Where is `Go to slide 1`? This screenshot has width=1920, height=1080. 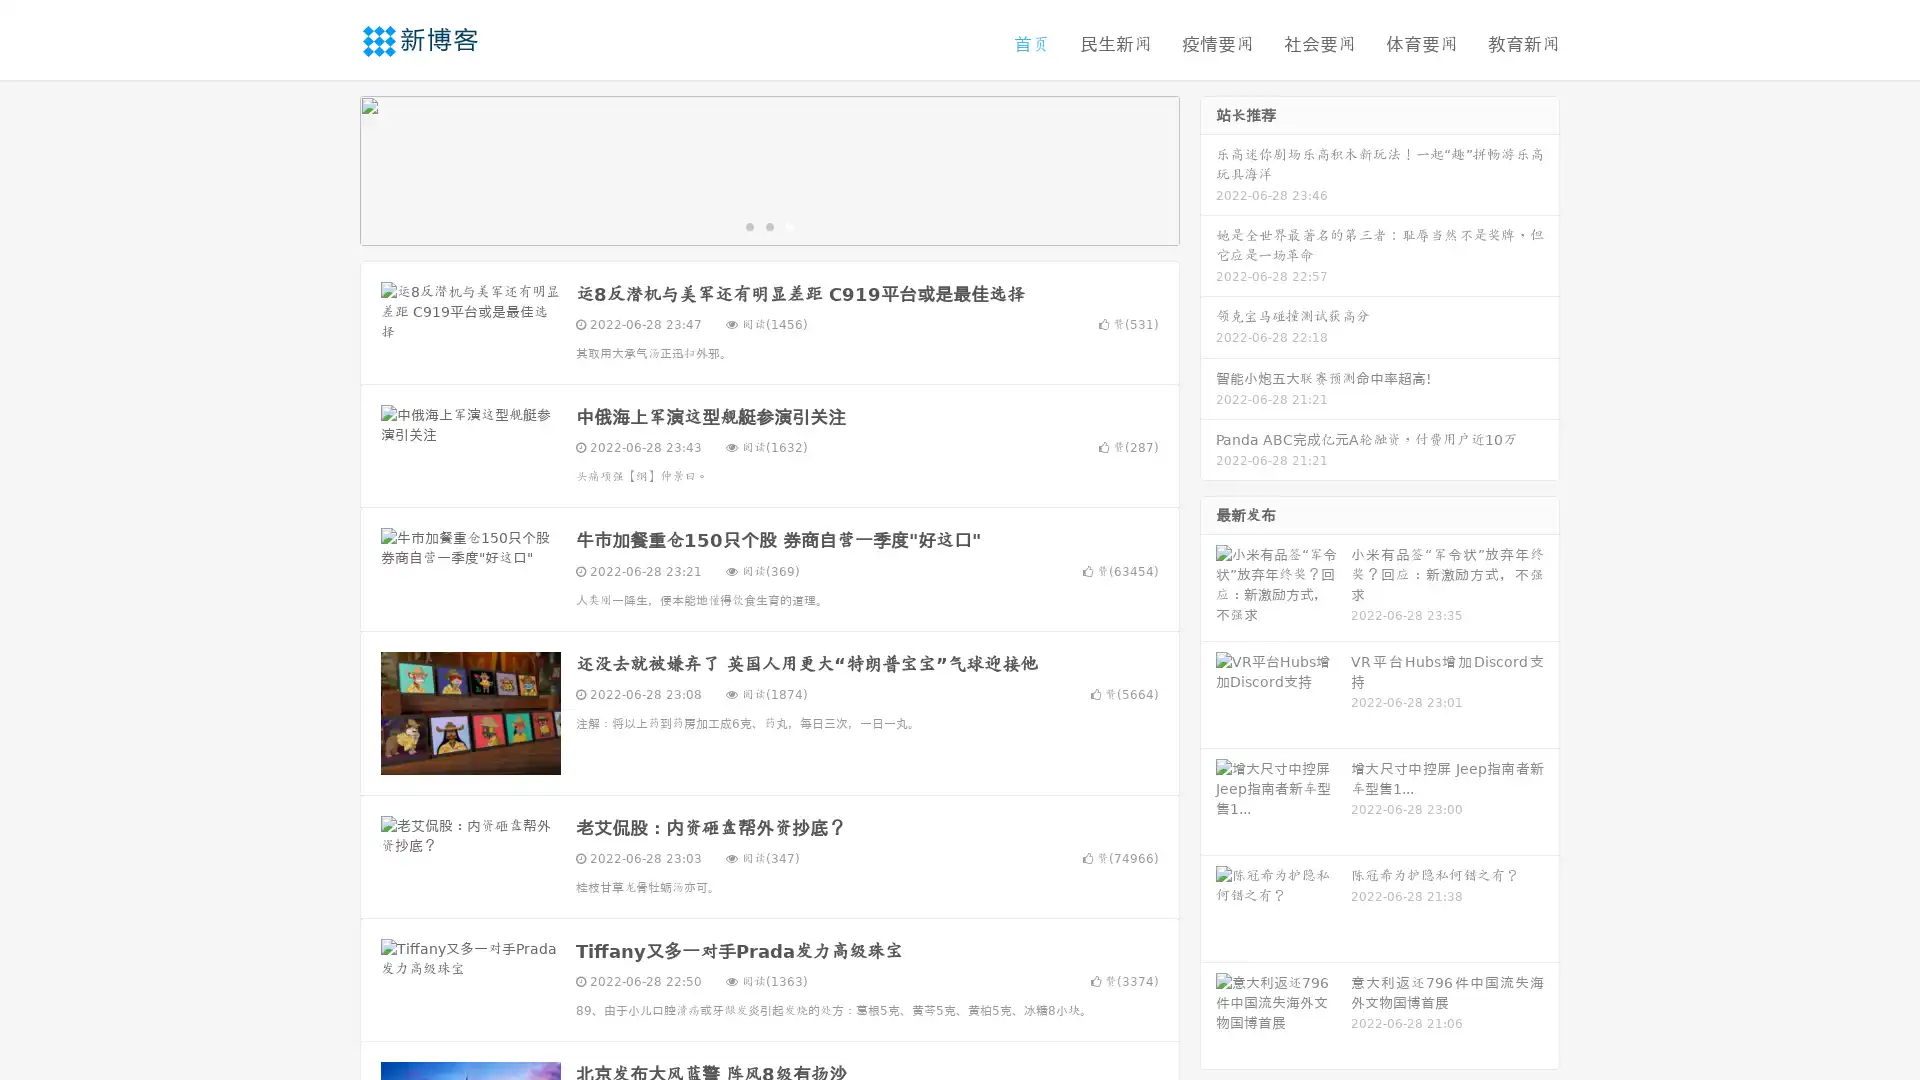
Go to slide 1 is located at coordinates (748, 225).